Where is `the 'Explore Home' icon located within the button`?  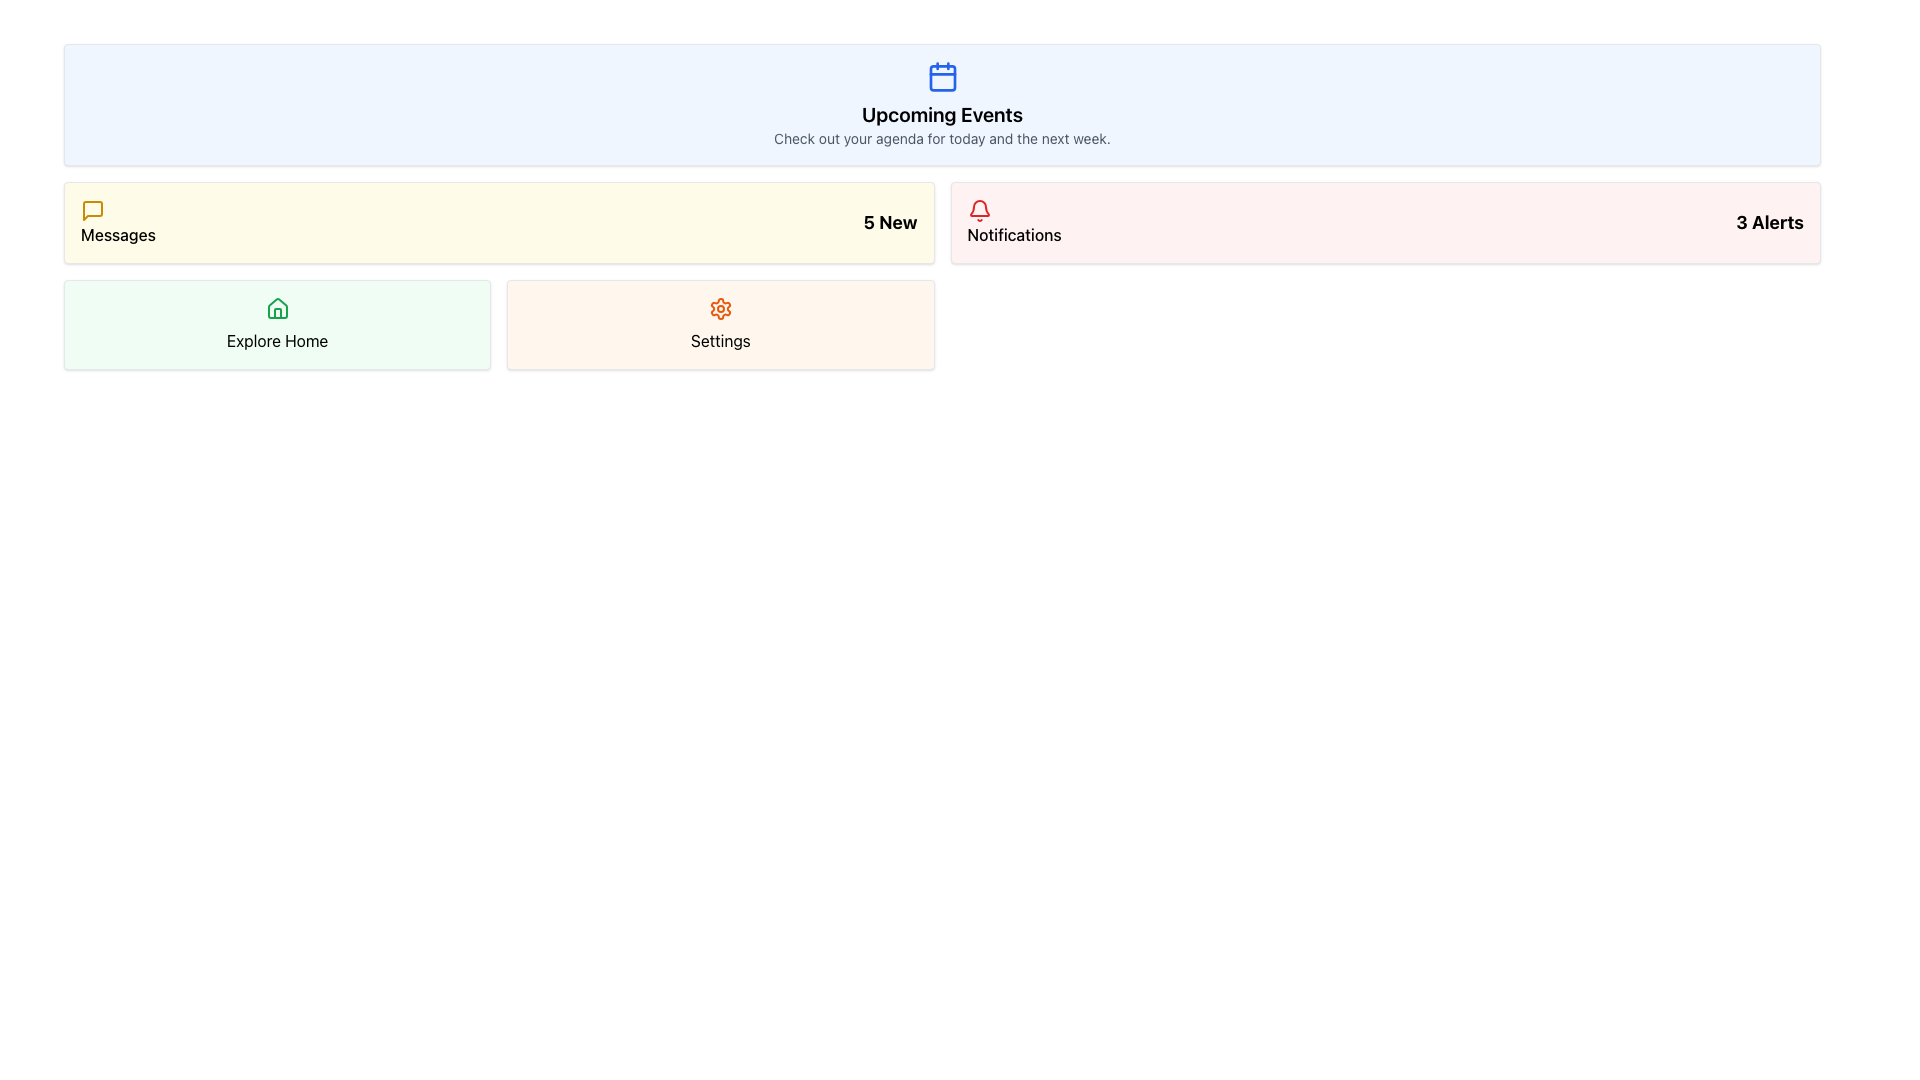 the 'Explore Home' icon located within the button is located at coordinates (276, 308).